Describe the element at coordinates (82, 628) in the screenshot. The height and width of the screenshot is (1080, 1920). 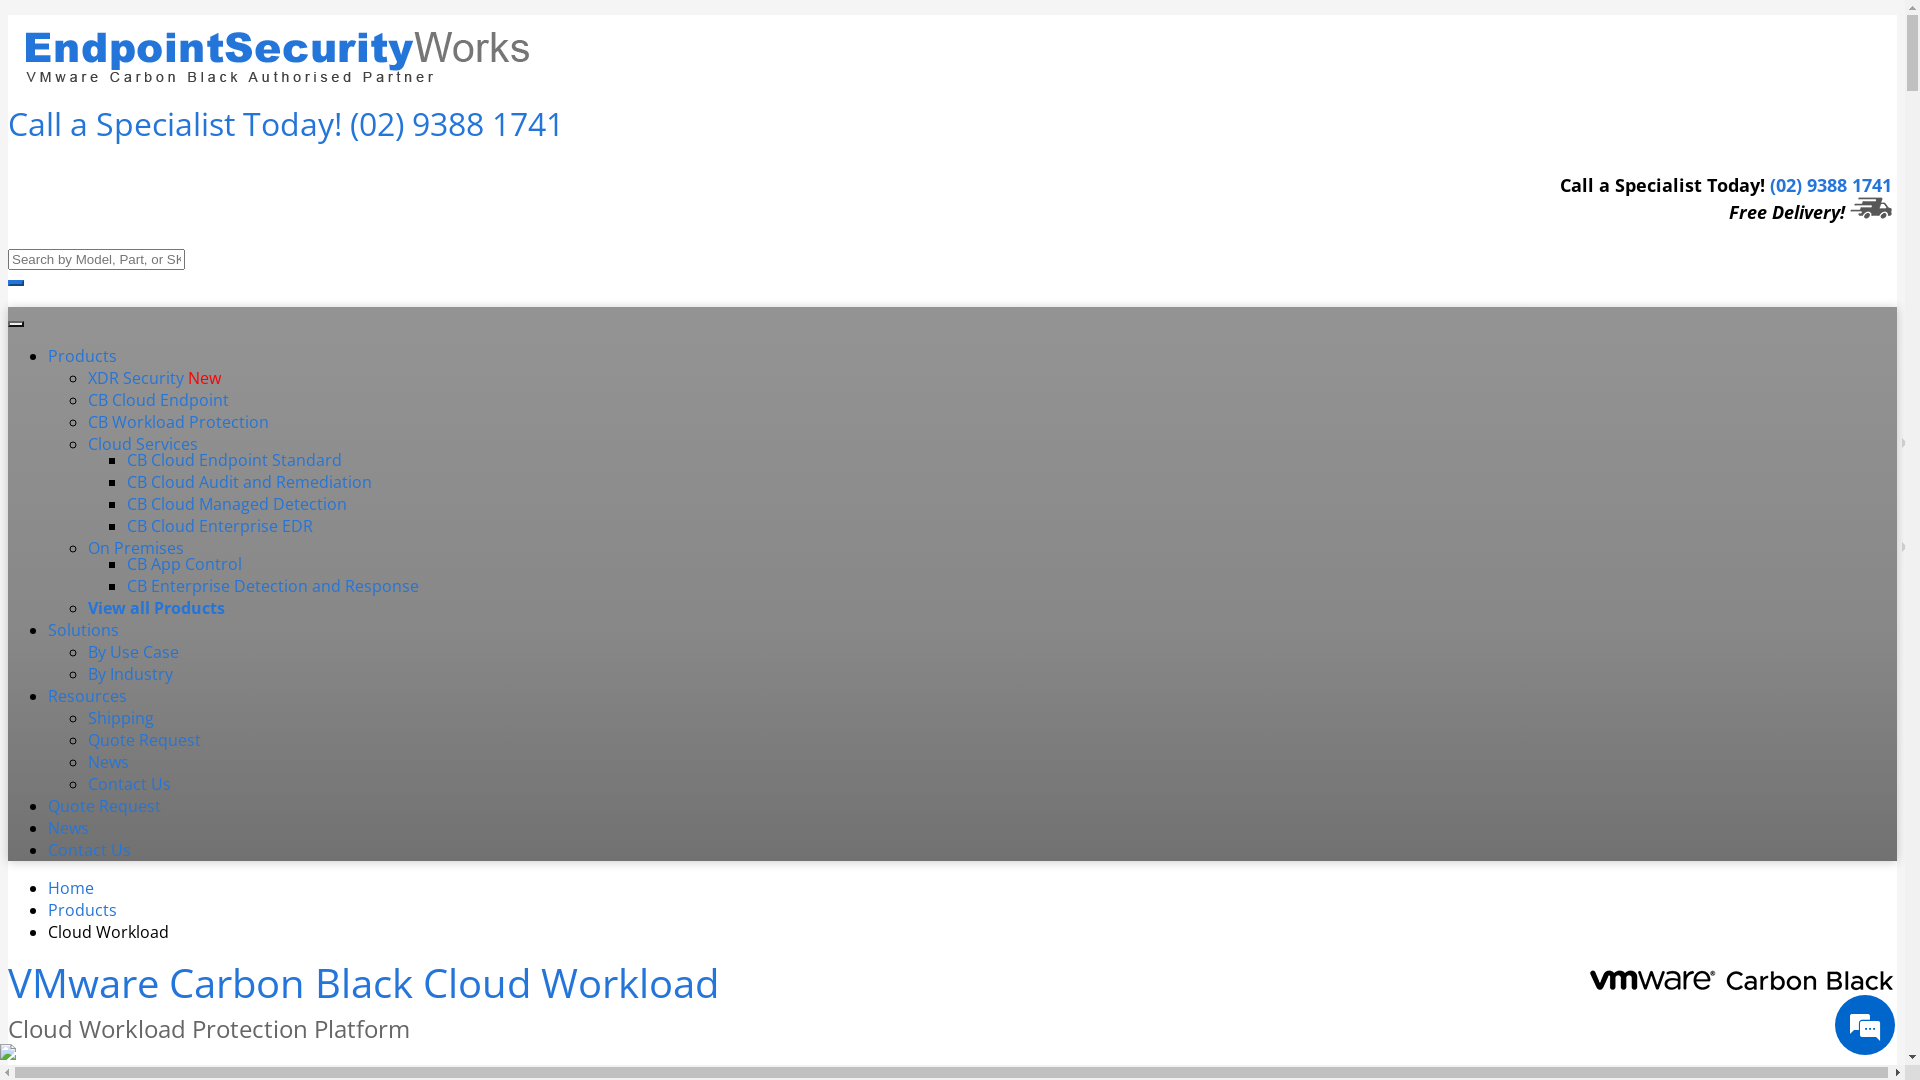
I see `'Solutions'` at that location.